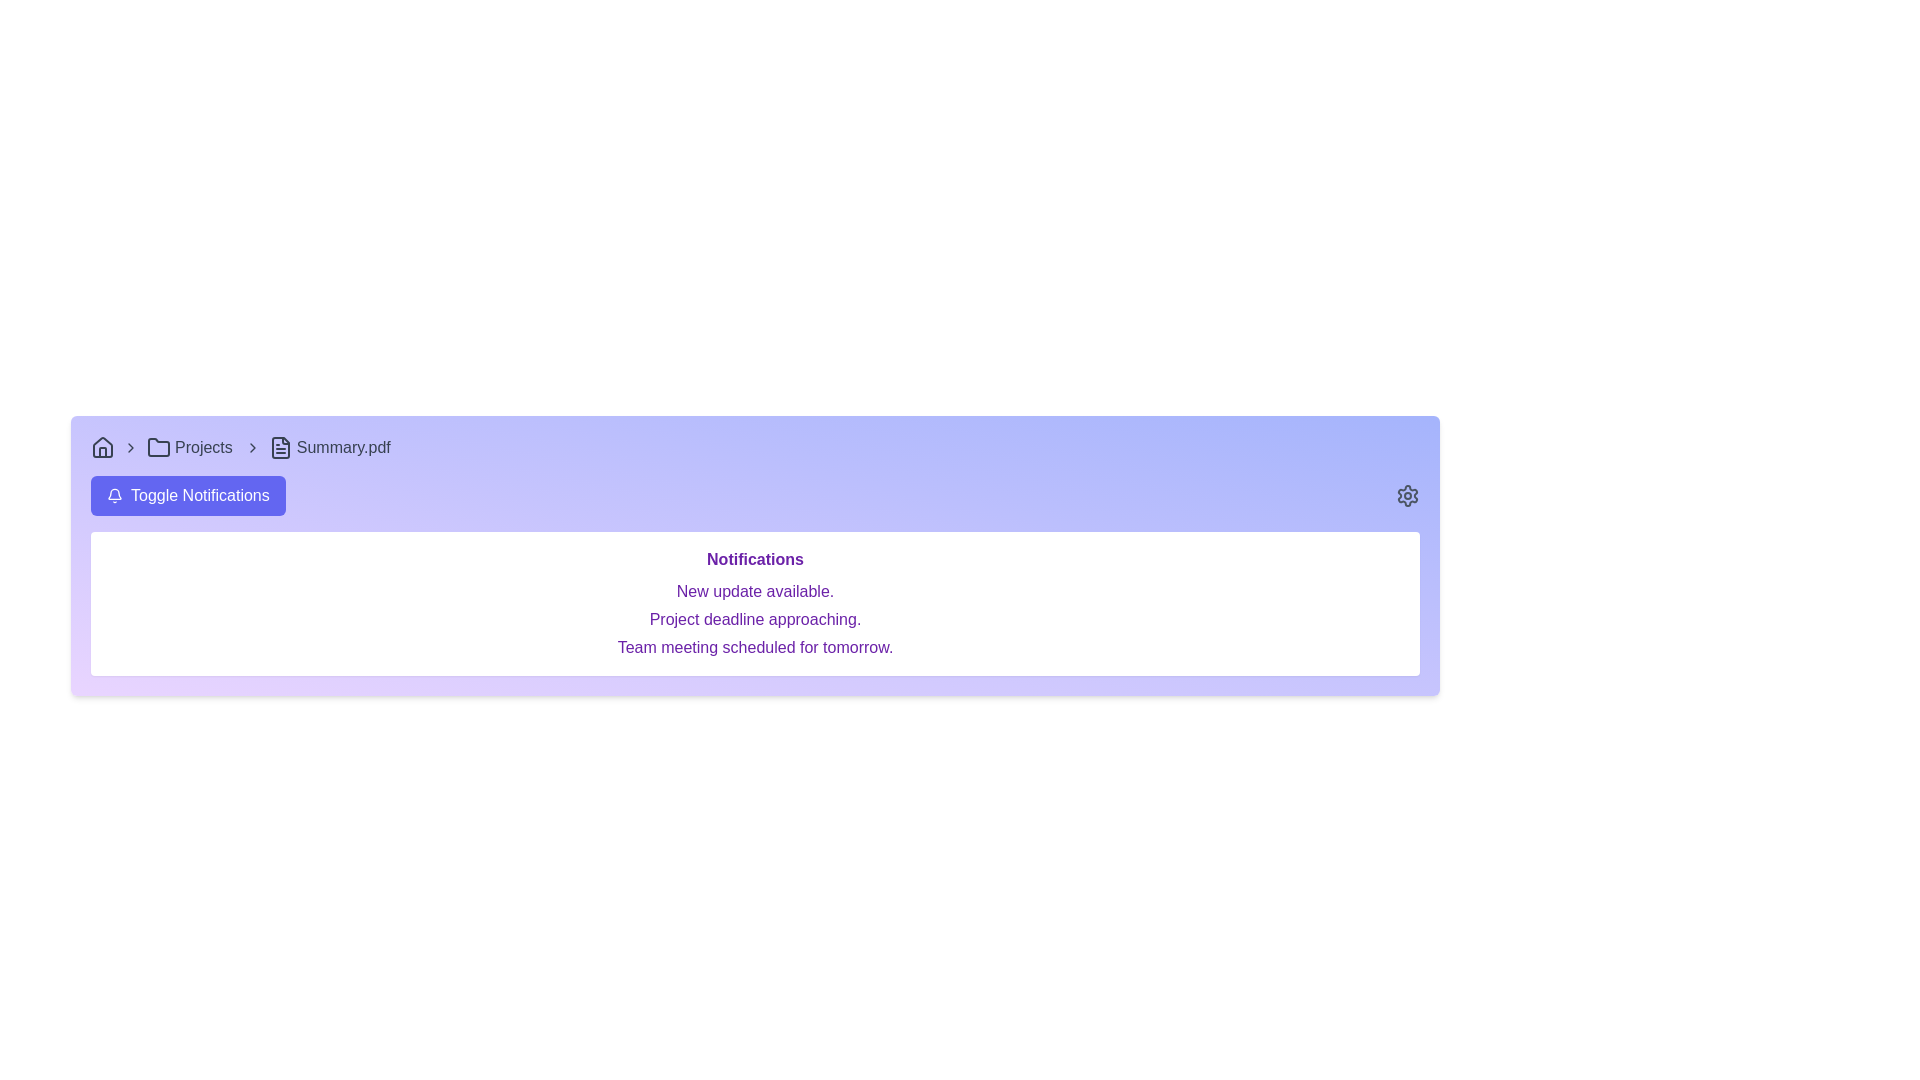 Image resolution: width=1920 pixels, height=1080 pixels. What do you see at coordinates (129, 446) in the screenshot?
I see `the right-facing chevron SVG icon that serves as a separator in the navigation breadcrumb component, located between the house icon and the folder icon` at bounding box center [129, 446].